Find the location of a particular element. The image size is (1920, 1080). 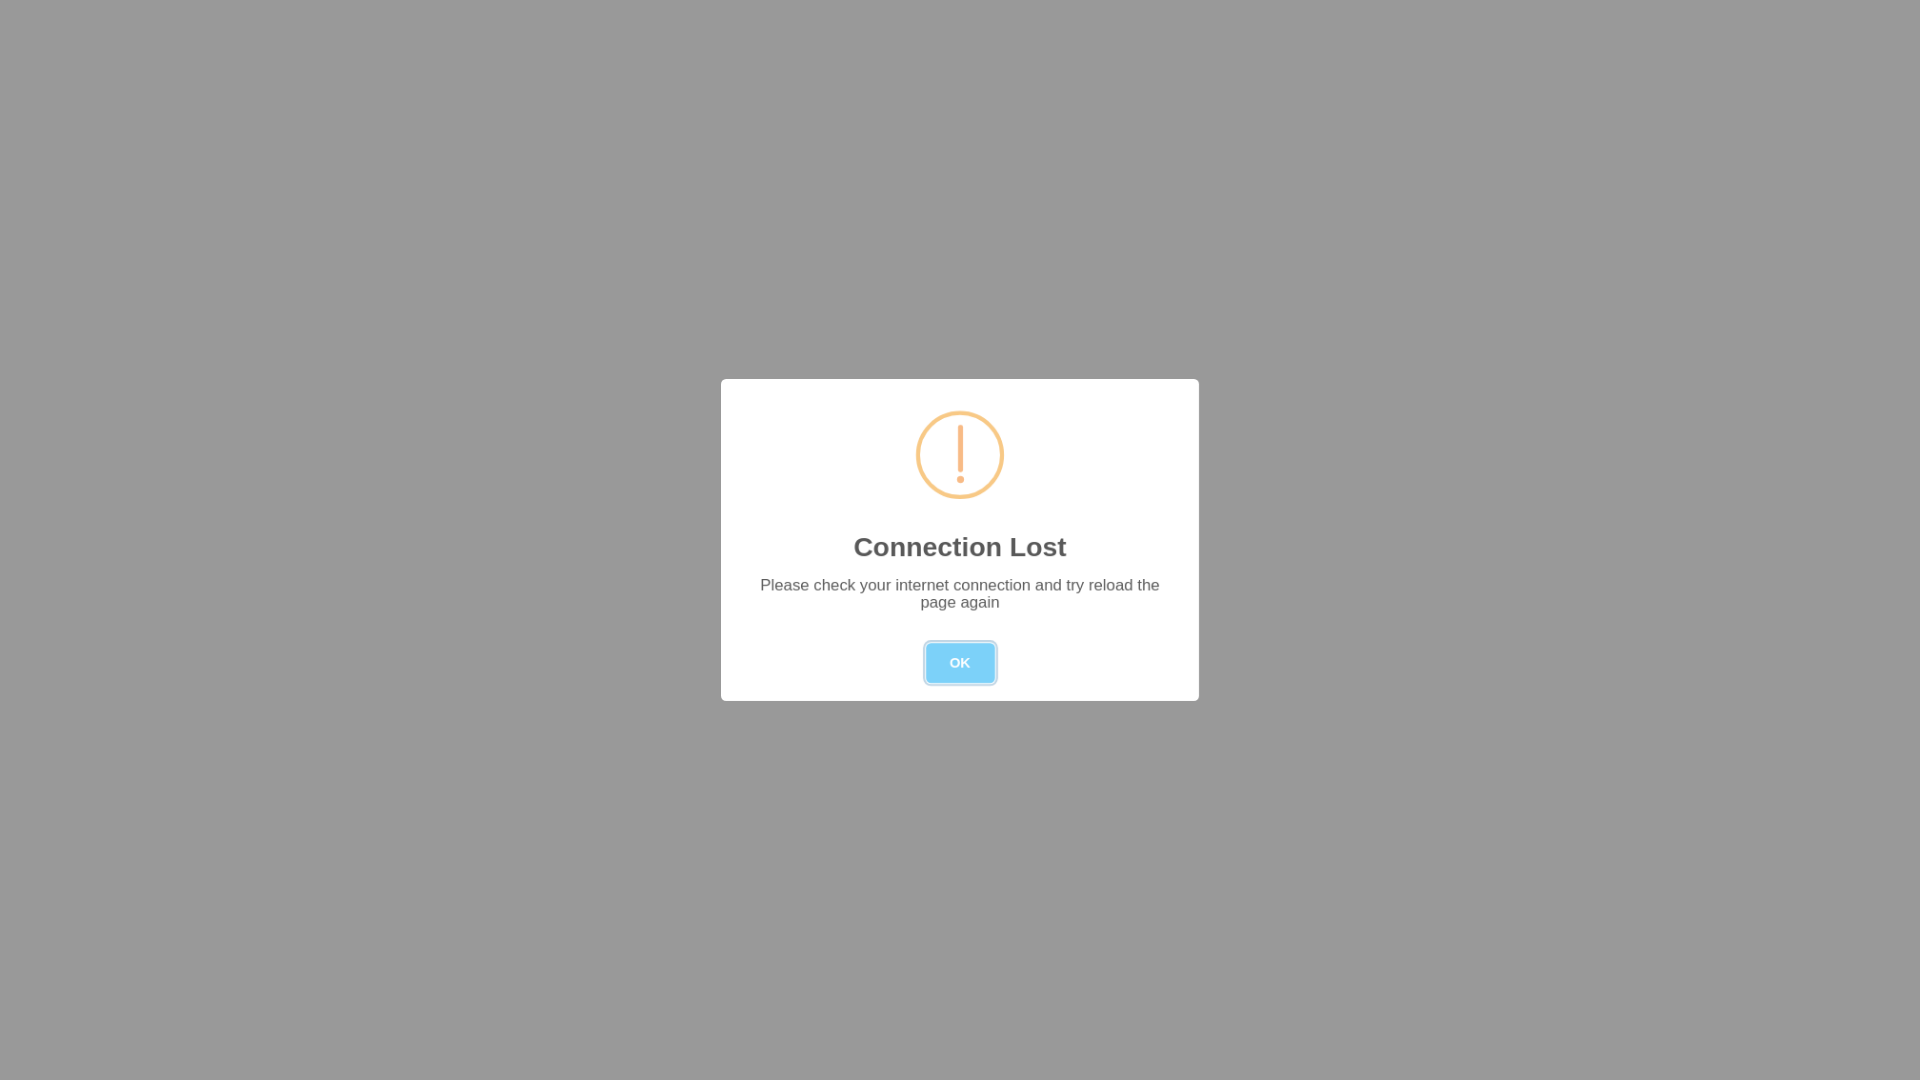

'OK' is located at coordinates (960, 663).